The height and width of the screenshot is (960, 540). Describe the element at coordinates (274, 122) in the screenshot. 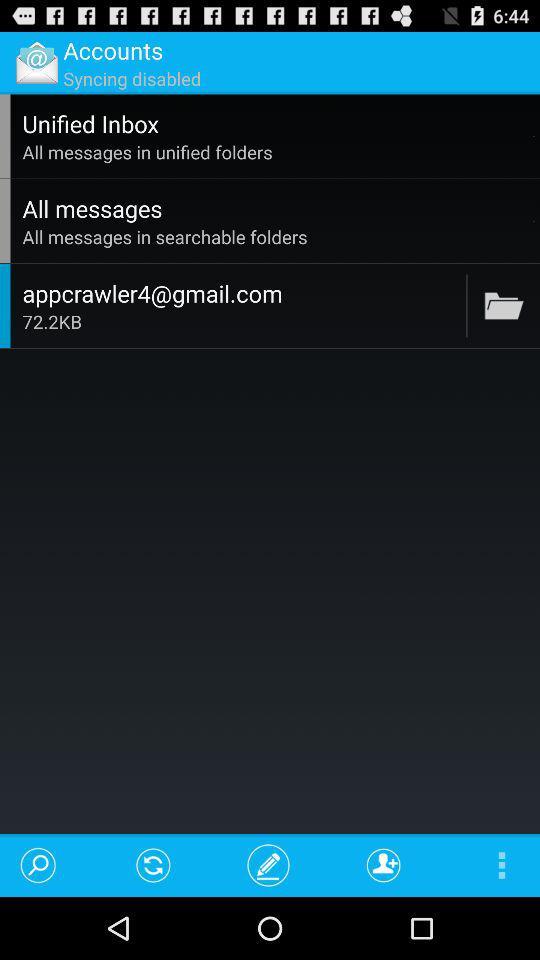

I see `app above all messages in icon` at that location.